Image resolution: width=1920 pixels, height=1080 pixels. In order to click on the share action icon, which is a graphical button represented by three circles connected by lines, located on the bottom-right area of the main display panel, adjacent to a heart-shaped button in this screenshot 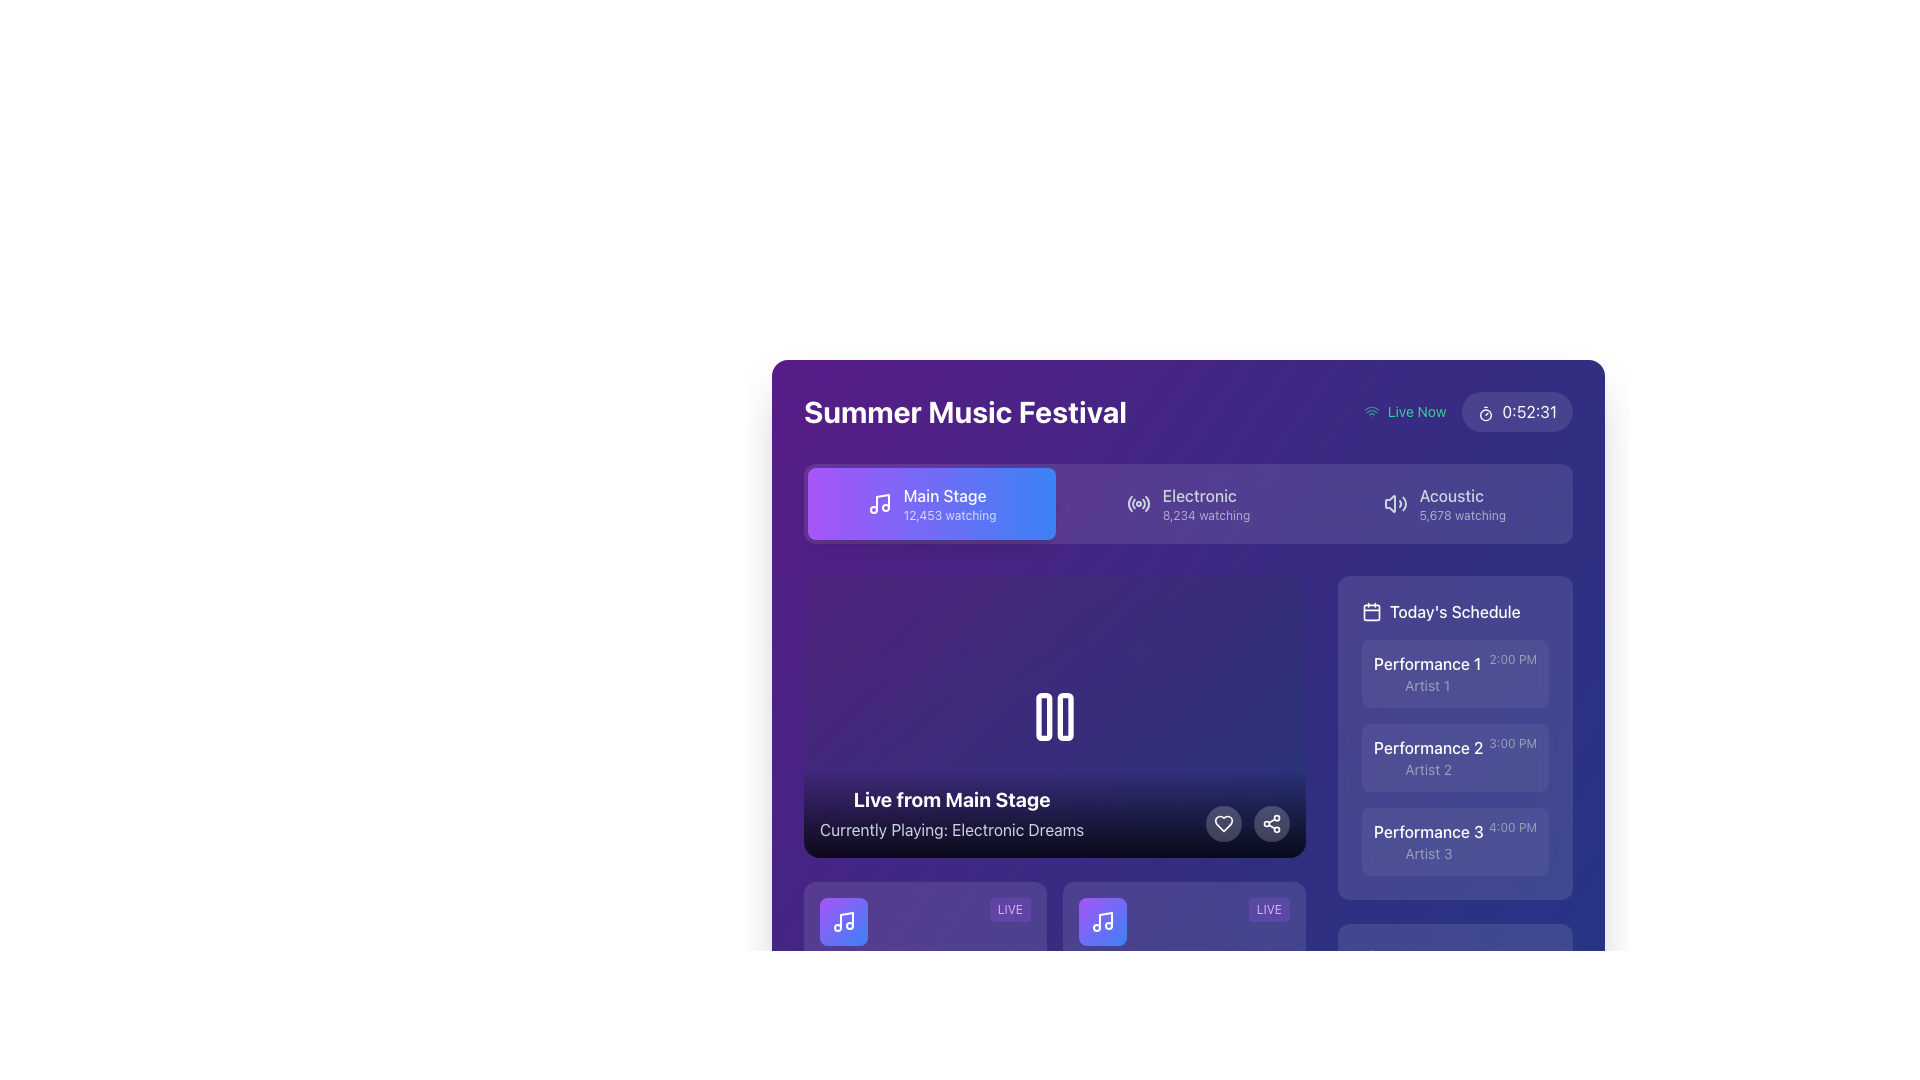, I will do `click(1271, 824)`.